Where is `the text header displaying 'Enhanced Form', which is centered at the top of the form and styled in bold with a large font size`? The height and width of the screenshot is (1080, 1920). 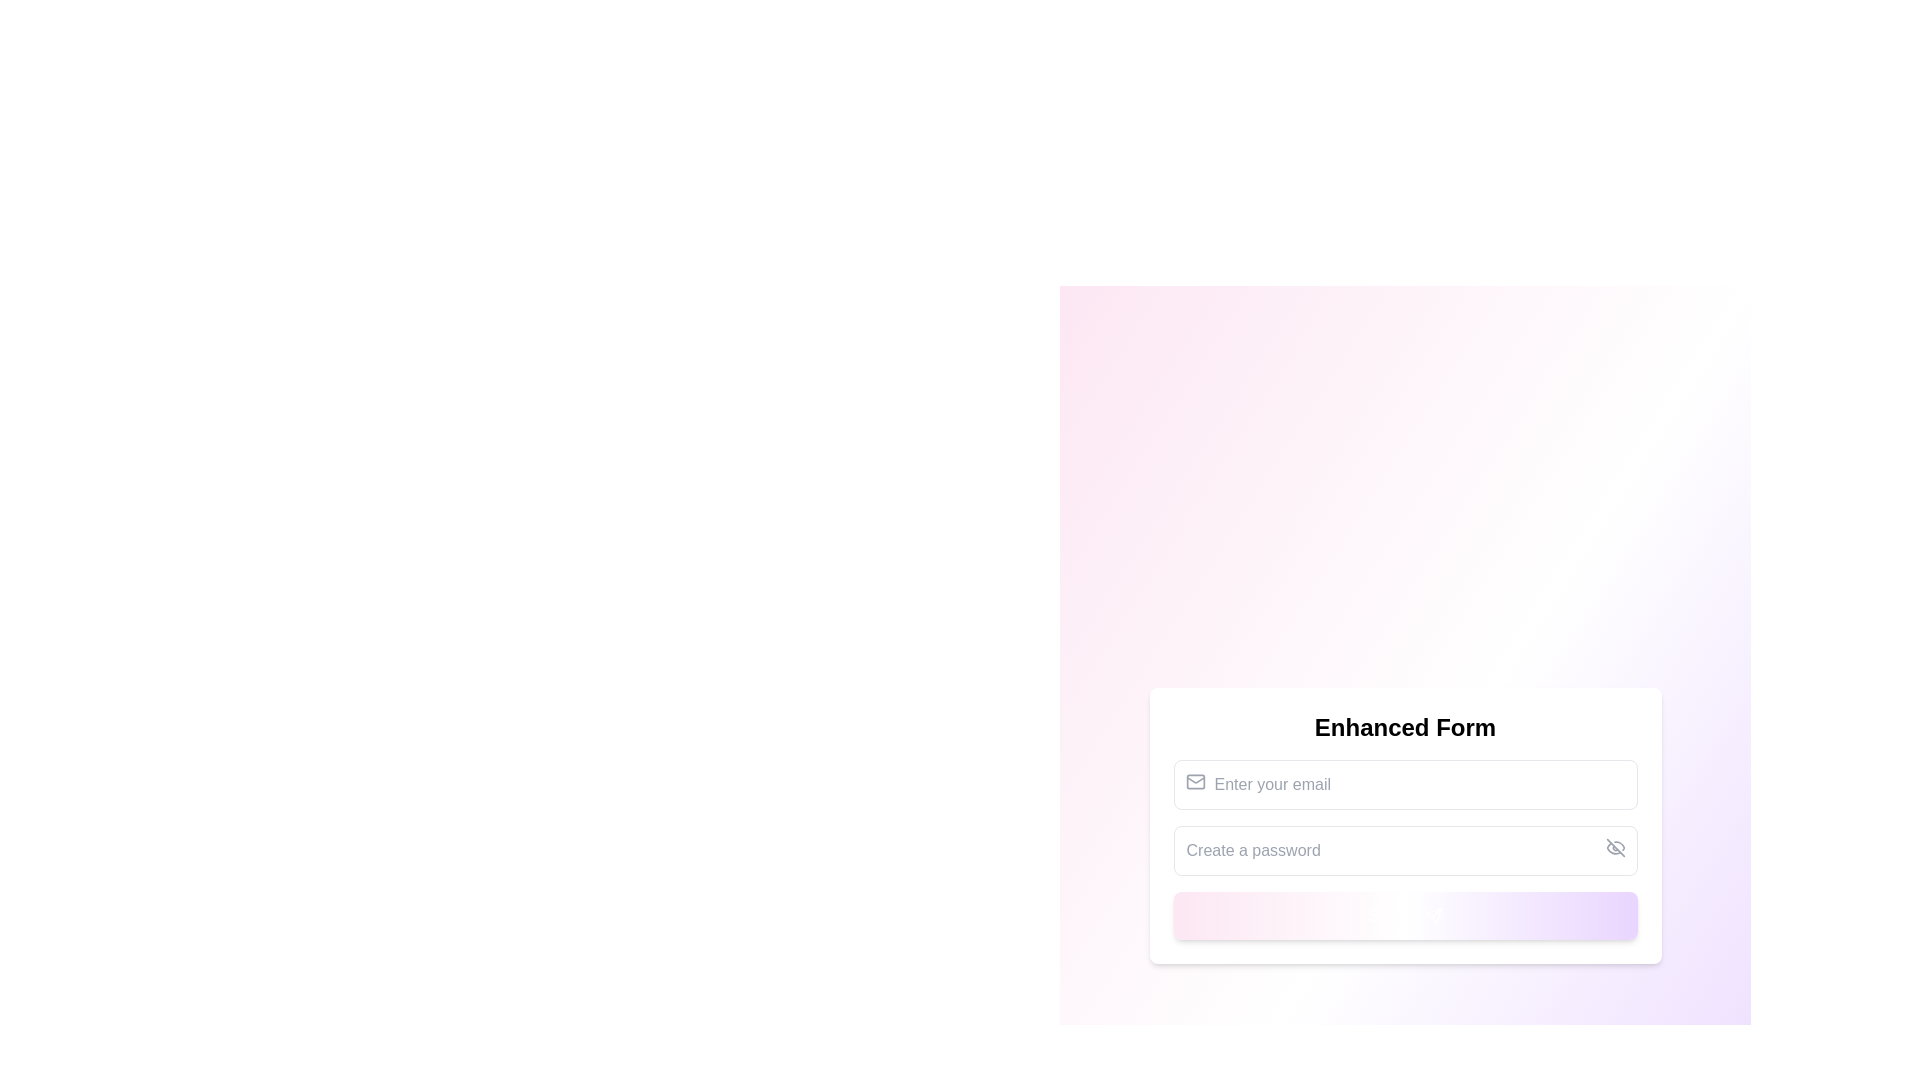
the text header displaying 'Enhanced Form', which is centered at the top of the form and styled in bold with a large font size is located at coordinates (1404, 728).